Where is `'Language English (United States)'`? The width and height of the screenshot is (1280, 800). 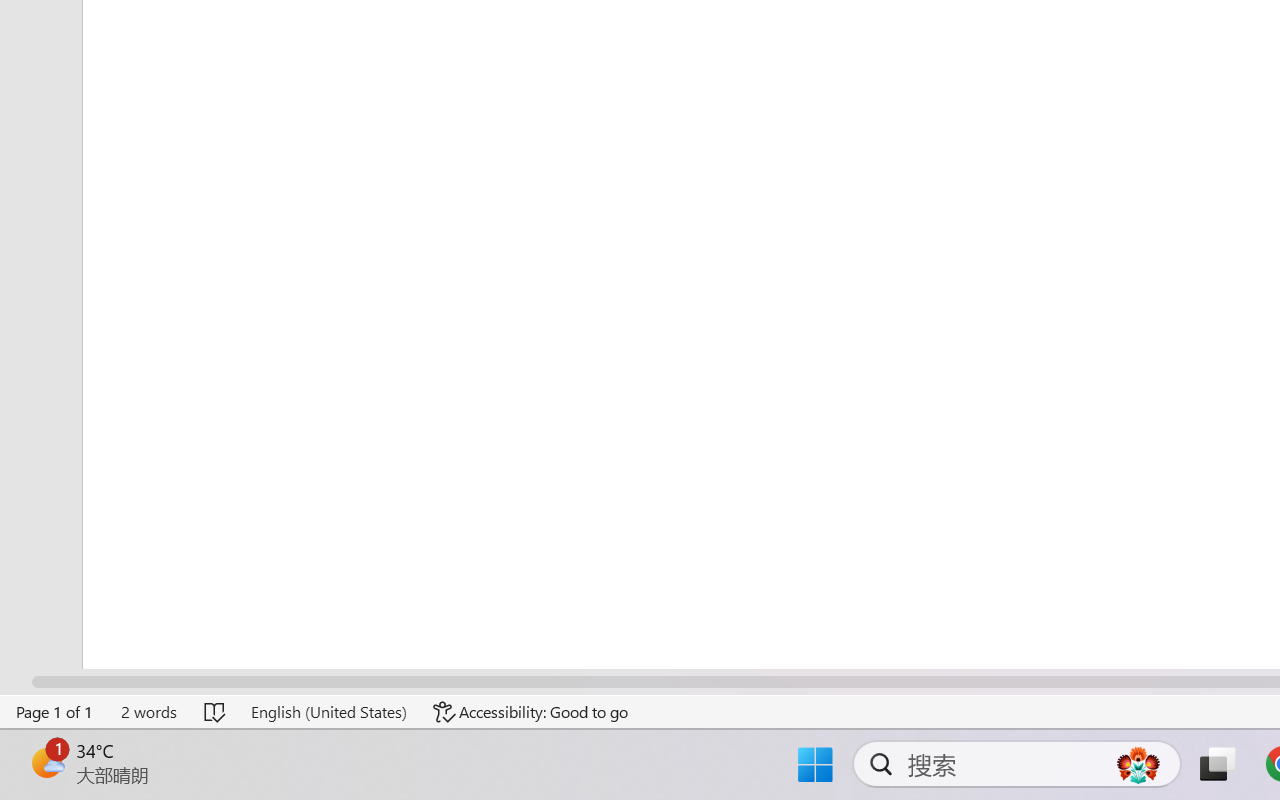 'Language English (United States)' is located at coordinates (328, 711).